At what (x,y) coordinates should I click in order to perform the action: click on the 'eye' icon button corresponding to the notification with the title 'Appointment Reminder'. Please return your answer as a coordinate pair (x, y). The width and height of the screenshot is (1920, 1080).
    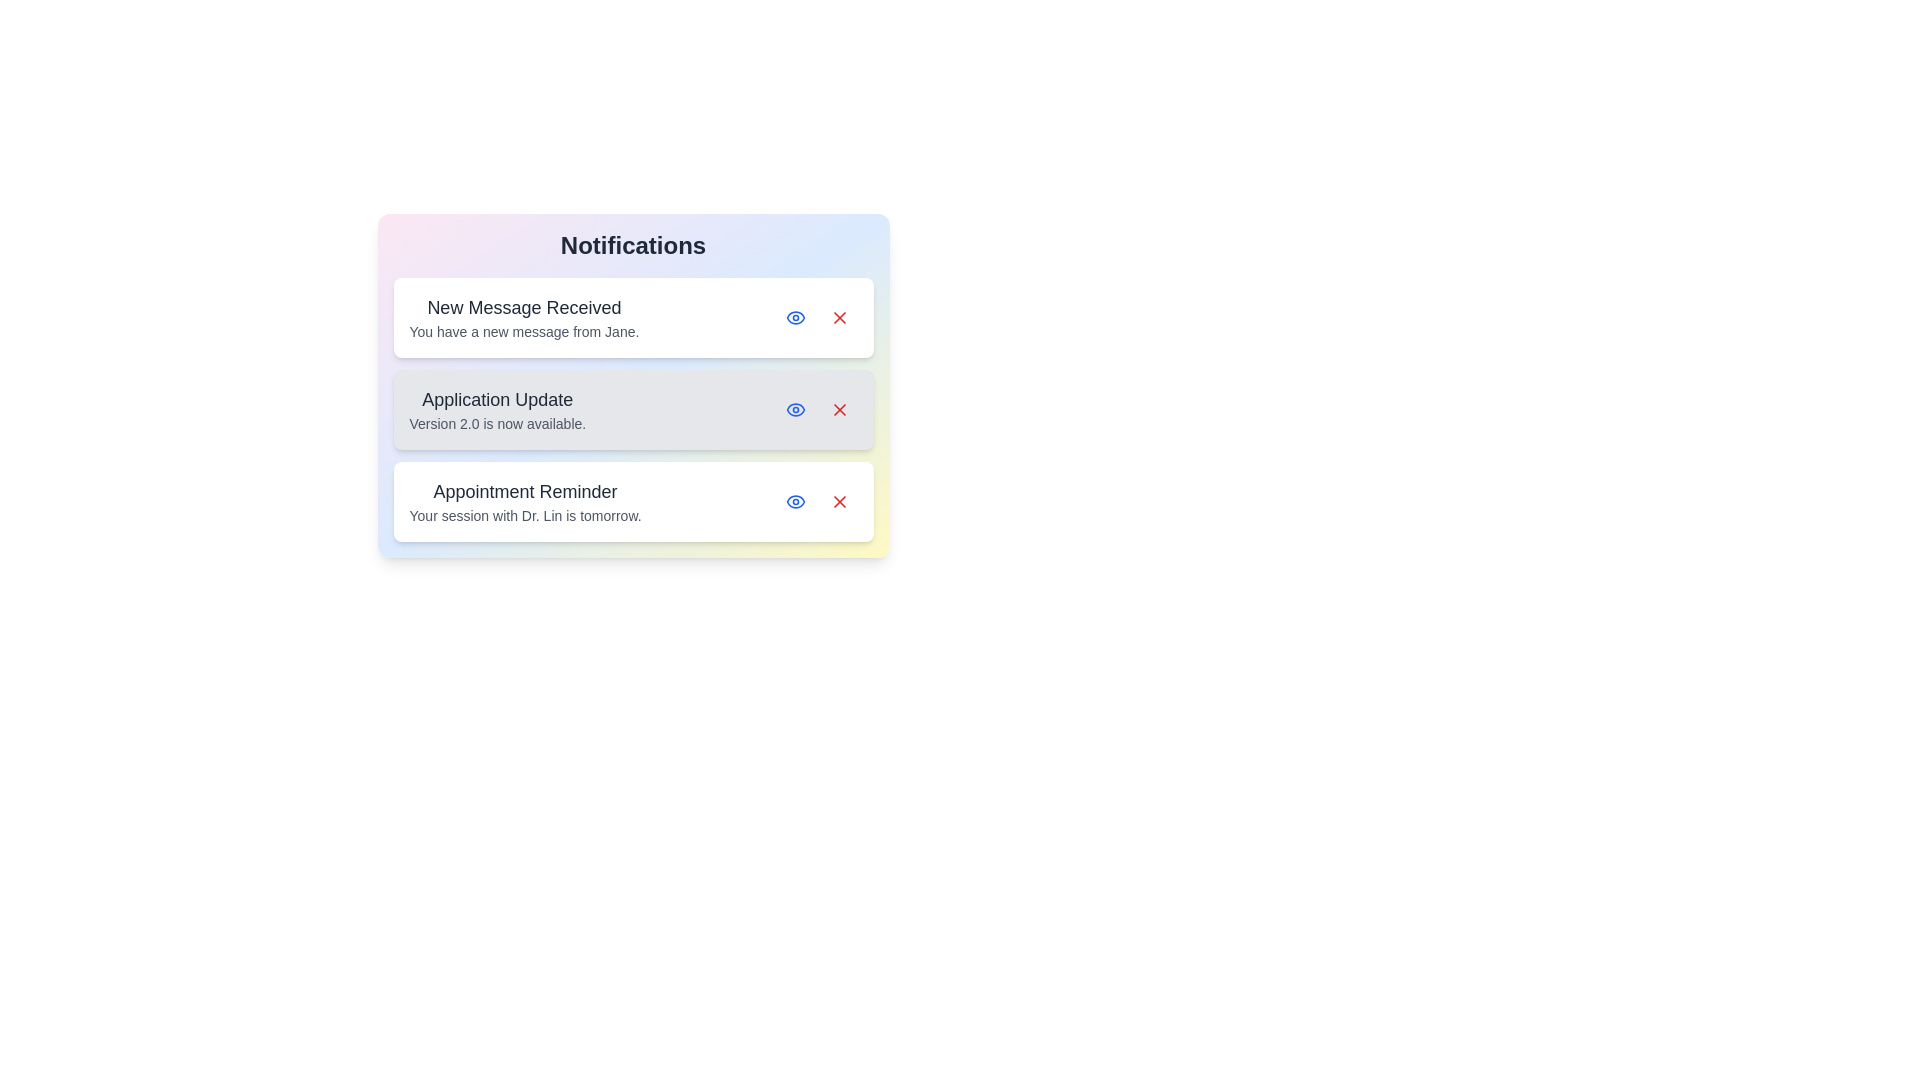
    Looking at the image, I should click on (794, 500).